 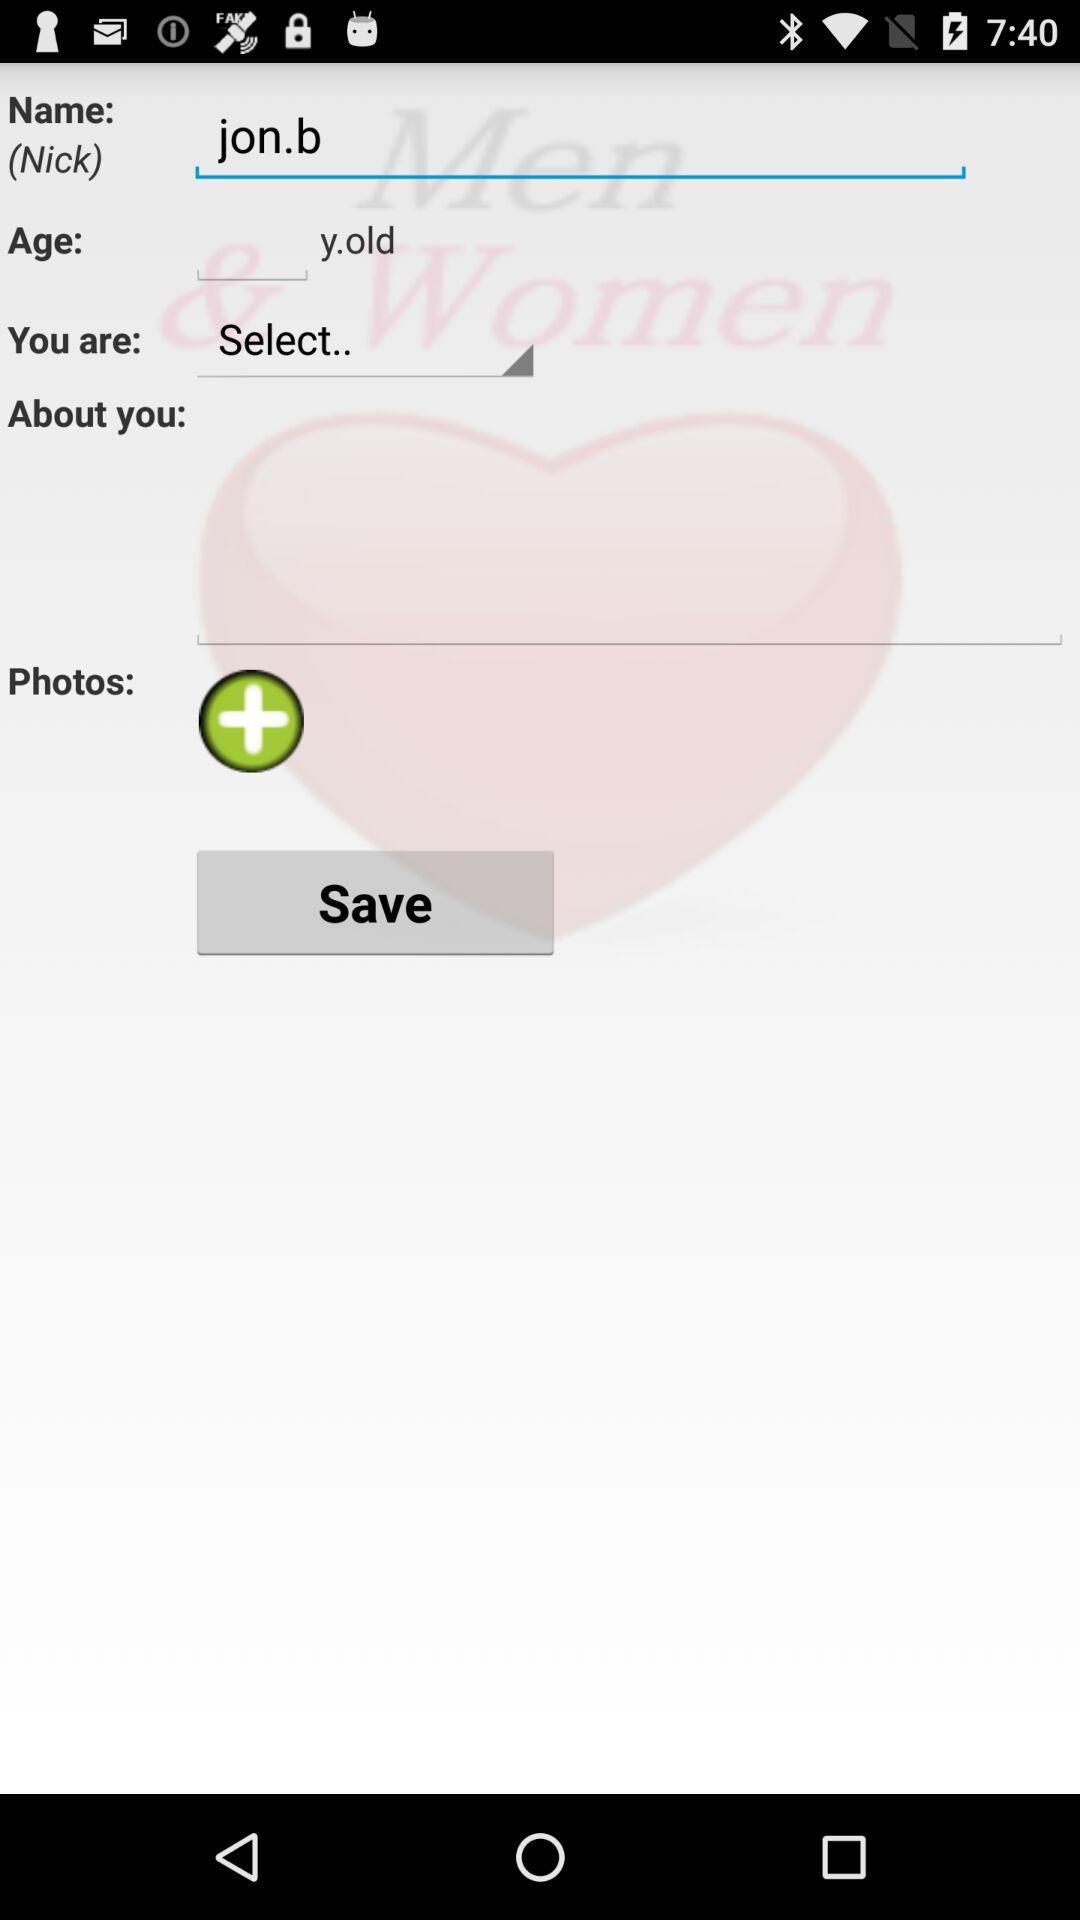 I want to click on the add icon, so click(x=250, y=770).